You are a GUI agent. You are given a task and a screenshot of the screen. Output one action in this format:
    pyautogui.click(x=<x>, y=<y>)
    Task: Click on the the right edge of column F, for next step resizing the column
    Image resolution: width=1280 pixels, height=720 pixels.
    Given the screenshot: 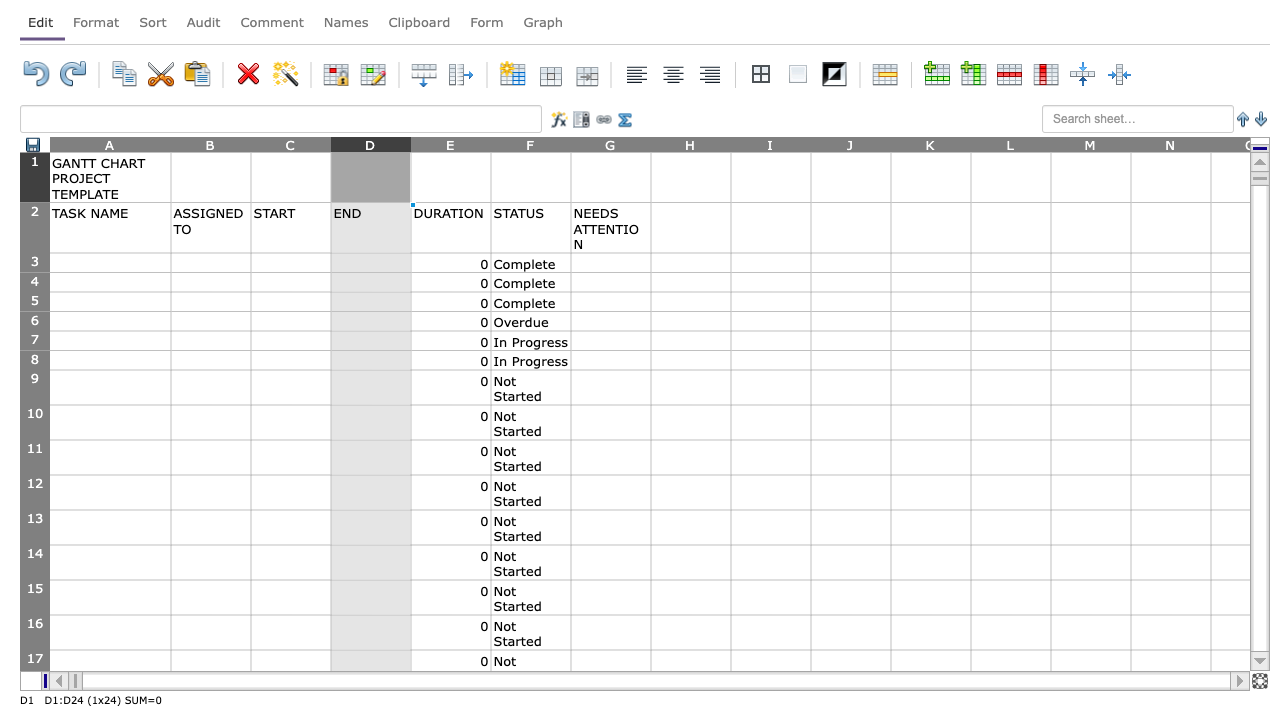 What is the action you would take?
    pyautogui.click(x=570, y=143)
    